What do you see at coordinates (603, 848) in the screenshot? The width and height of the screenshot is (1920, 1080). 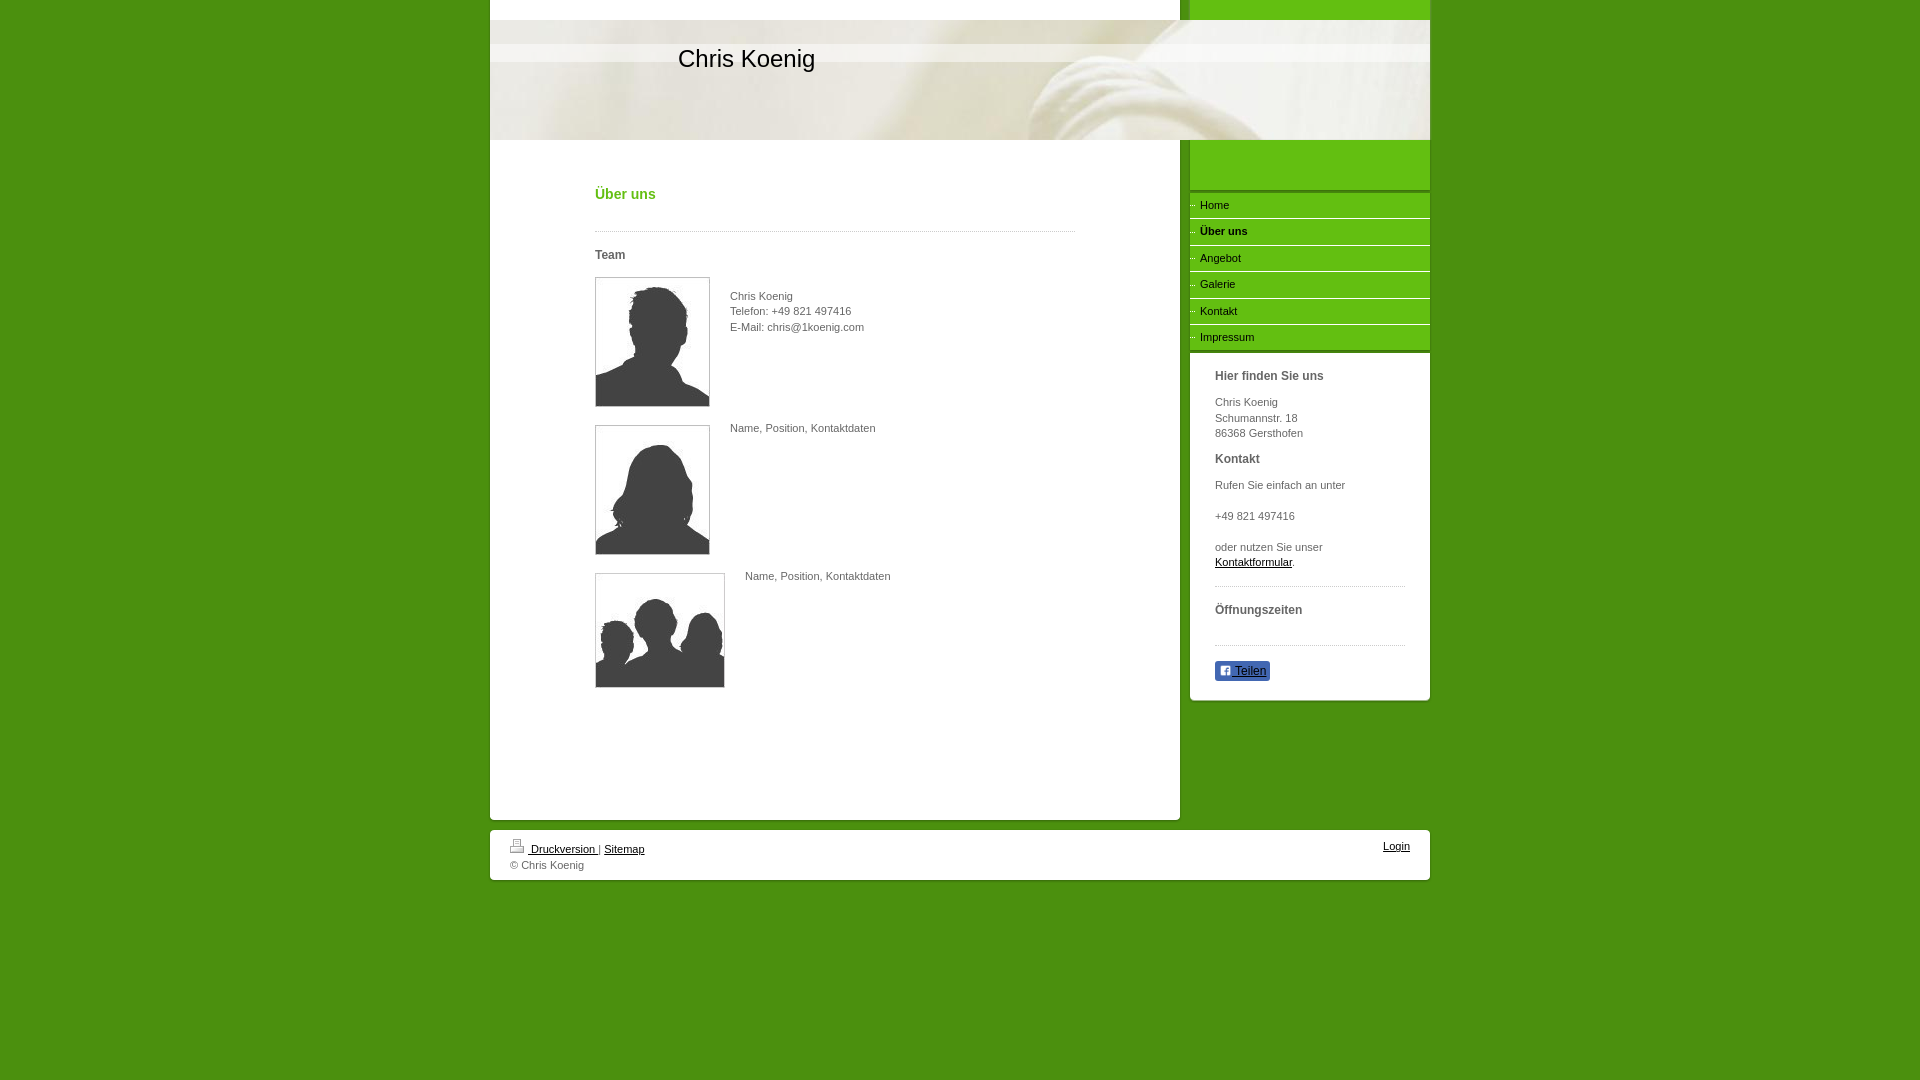 I see `'Sitemap'` at bounding box center [603, 848].